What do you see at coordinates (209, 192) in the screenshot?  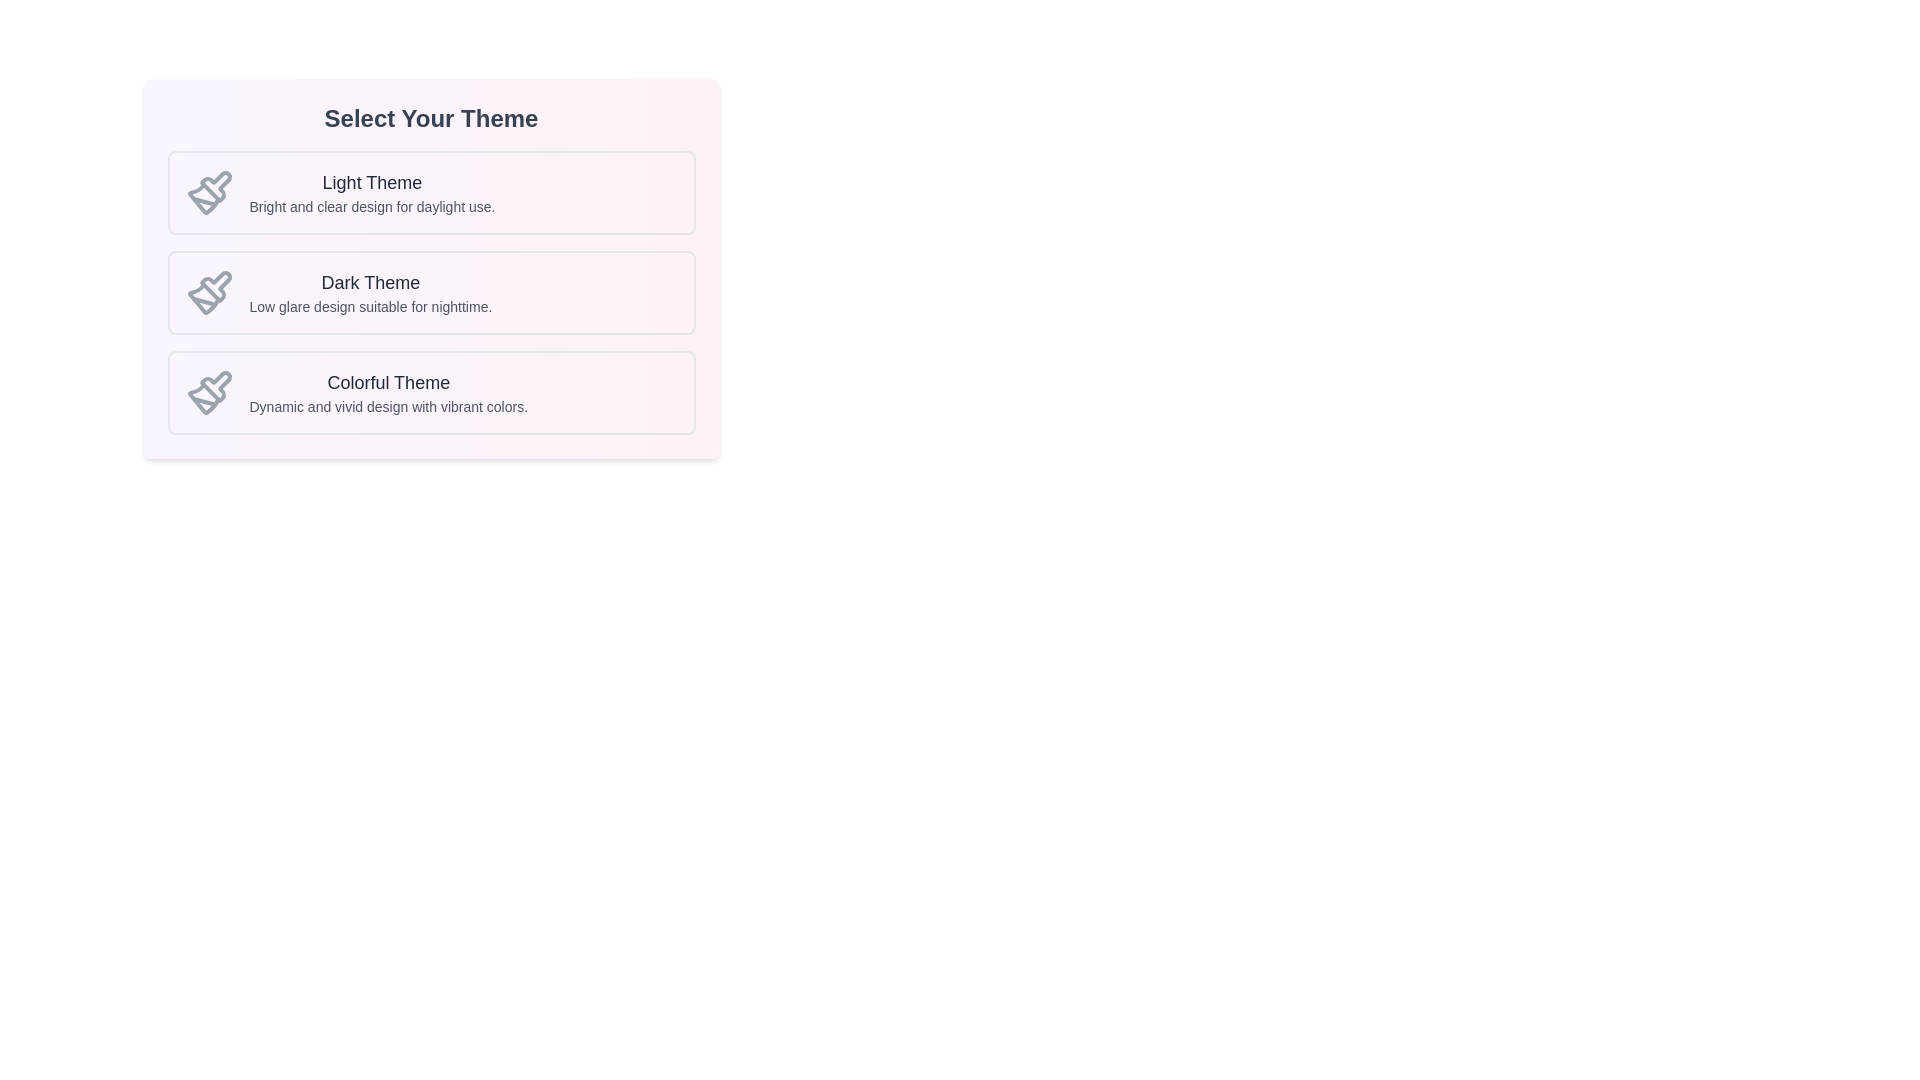 I see `the gray paintbrush icon located at the top-left corner of the 'Light Theme' card` at bounding box center [209, 192].